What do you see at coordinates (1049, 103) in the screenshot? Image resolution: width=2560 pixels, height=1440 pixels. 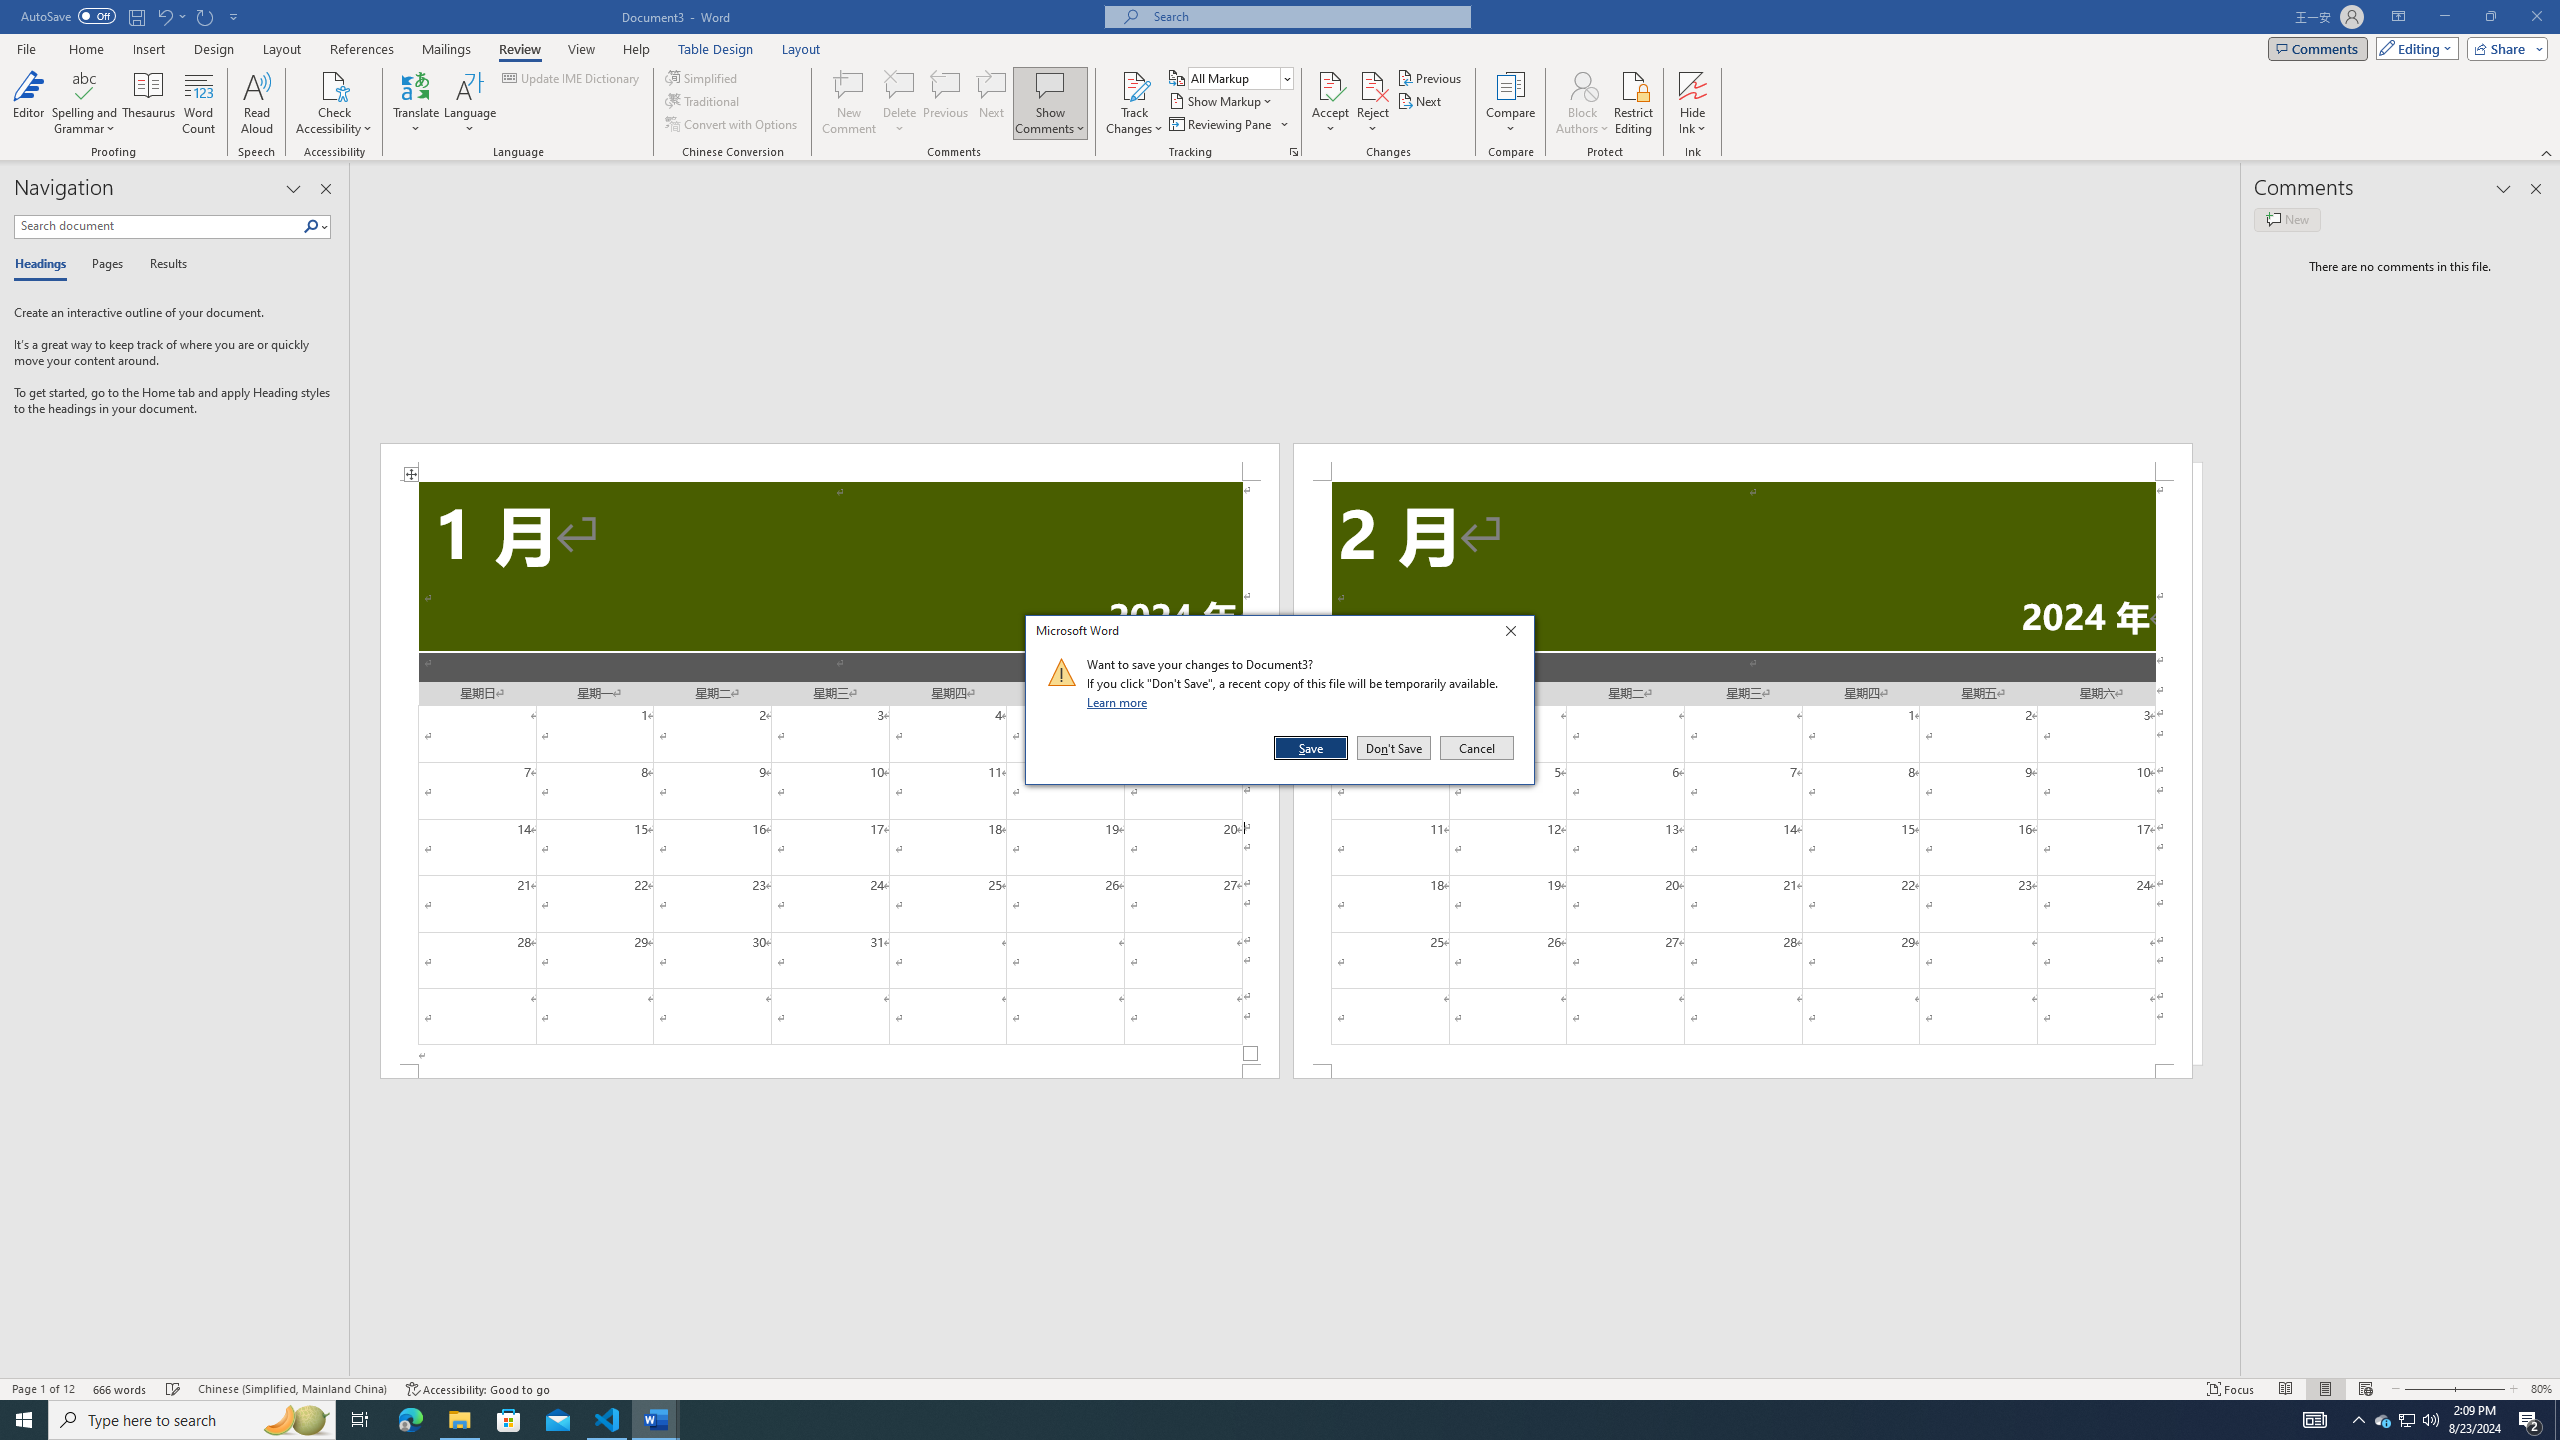 I see `'Show Comments'` at bounding box center [1049, 103].